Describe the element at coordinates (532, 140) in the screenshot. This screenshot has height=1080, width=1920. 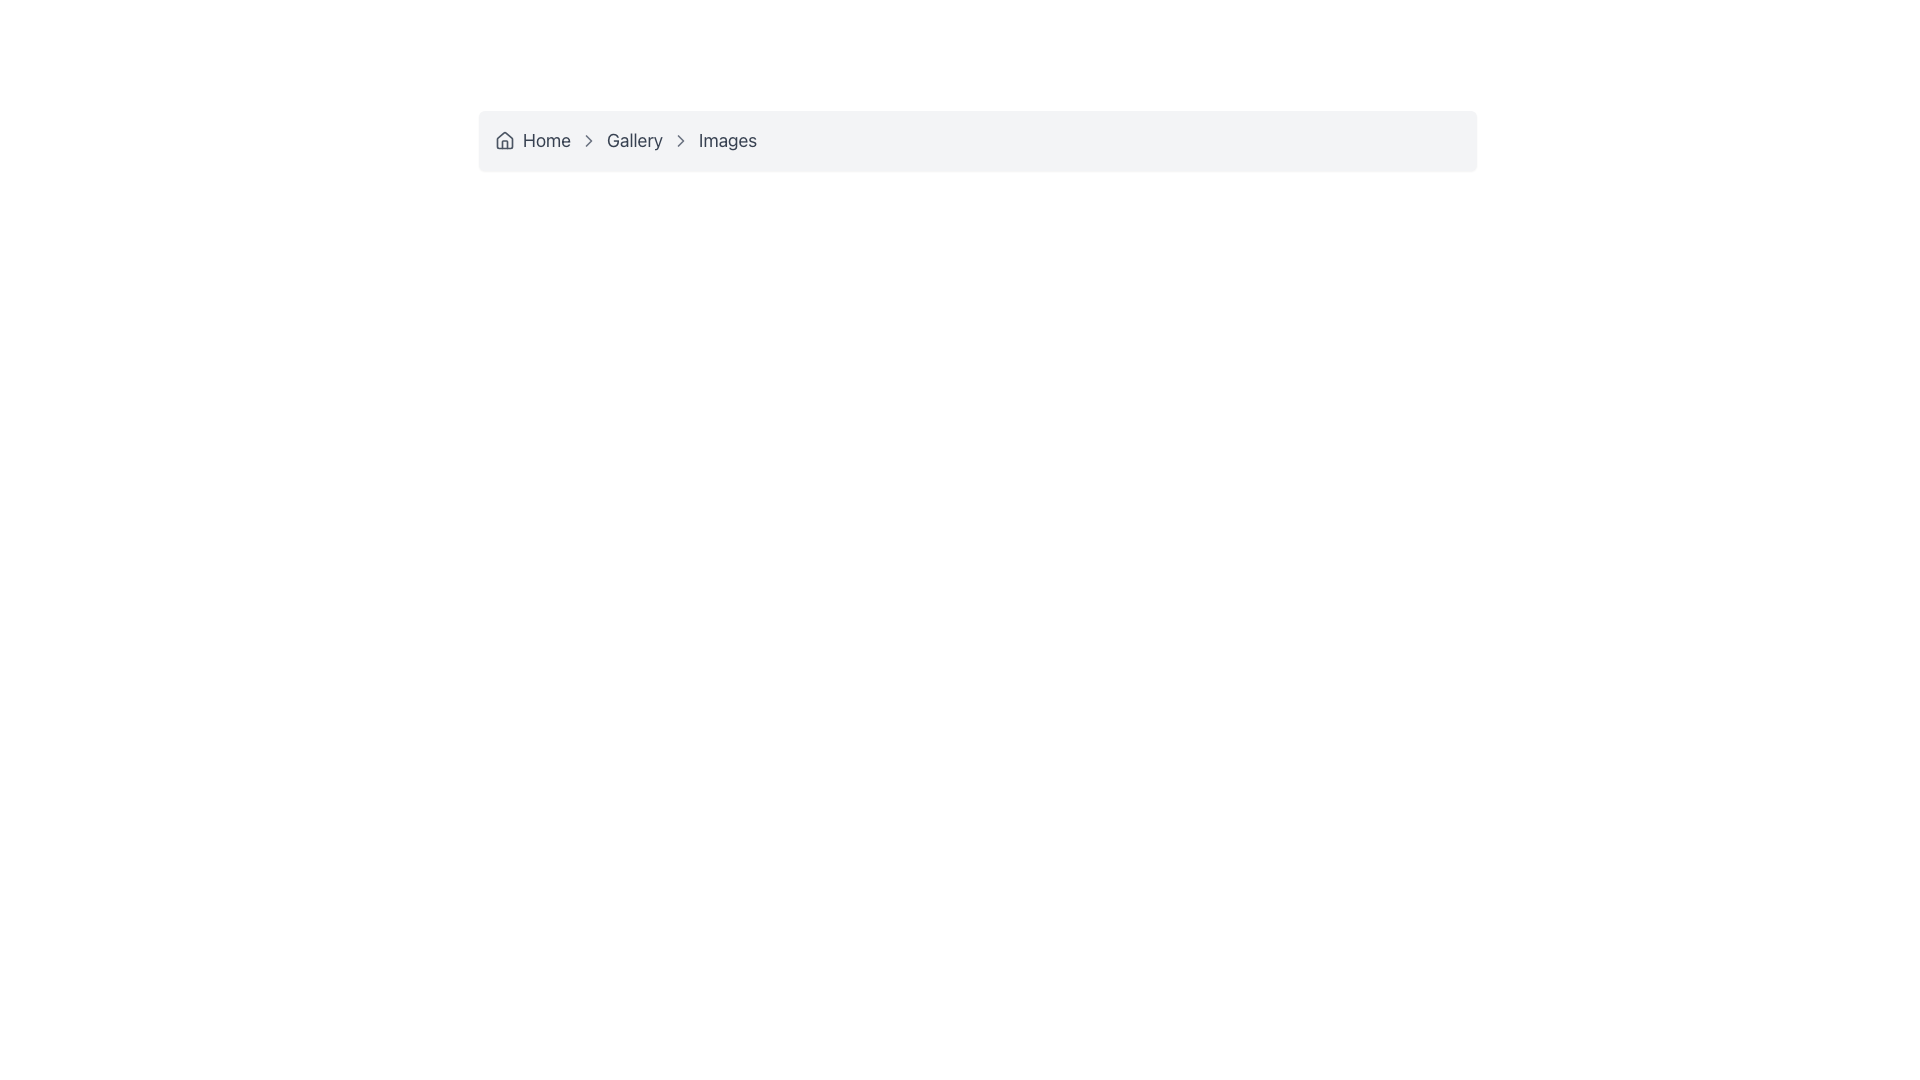
I see `the link with icon that serves as the home page navigation in the breadcrumb navigation bar, located at the upper-left of the interface` at that location.